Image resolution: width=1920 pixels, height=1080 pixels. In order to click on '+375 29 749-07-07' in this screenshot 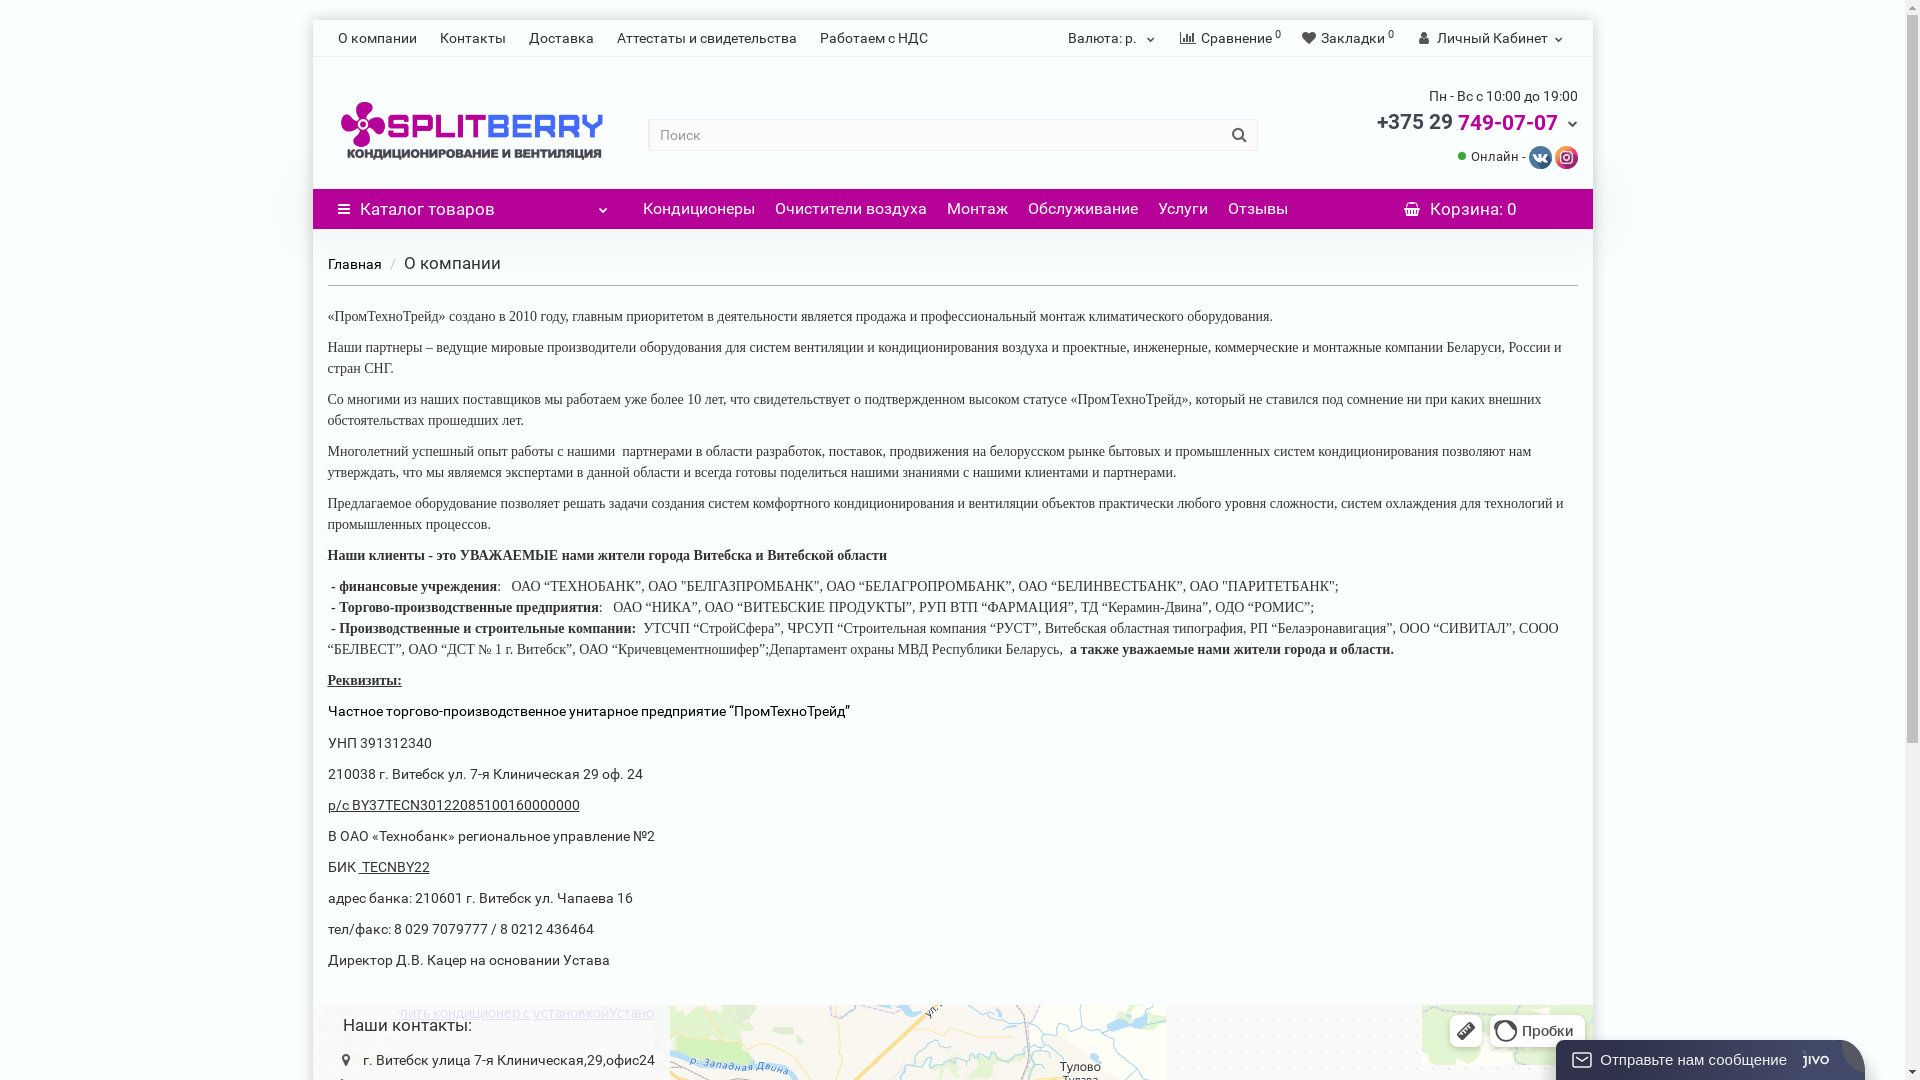, I will do `click(1375, 121)`.